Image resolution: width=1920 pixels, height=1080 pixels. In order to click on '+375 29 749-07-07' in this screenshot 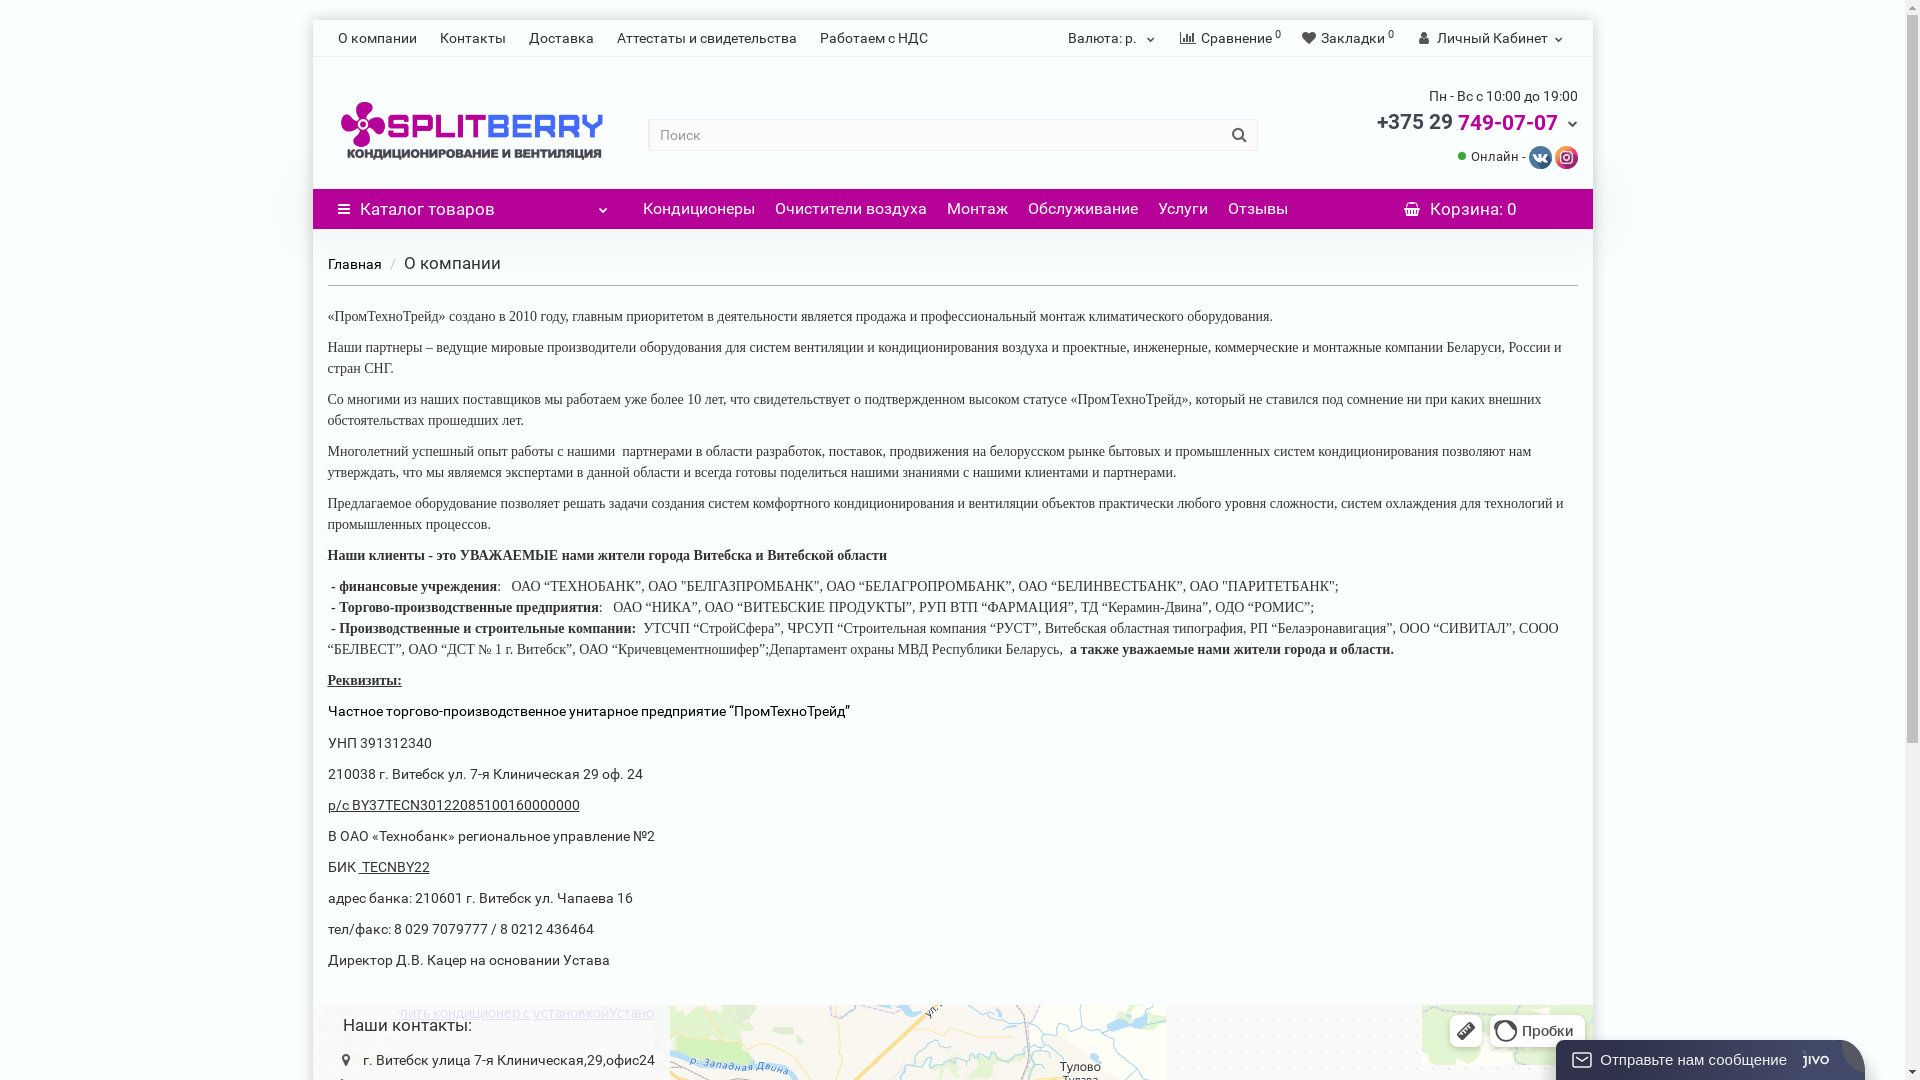, I will do `click(1375, 121)`.